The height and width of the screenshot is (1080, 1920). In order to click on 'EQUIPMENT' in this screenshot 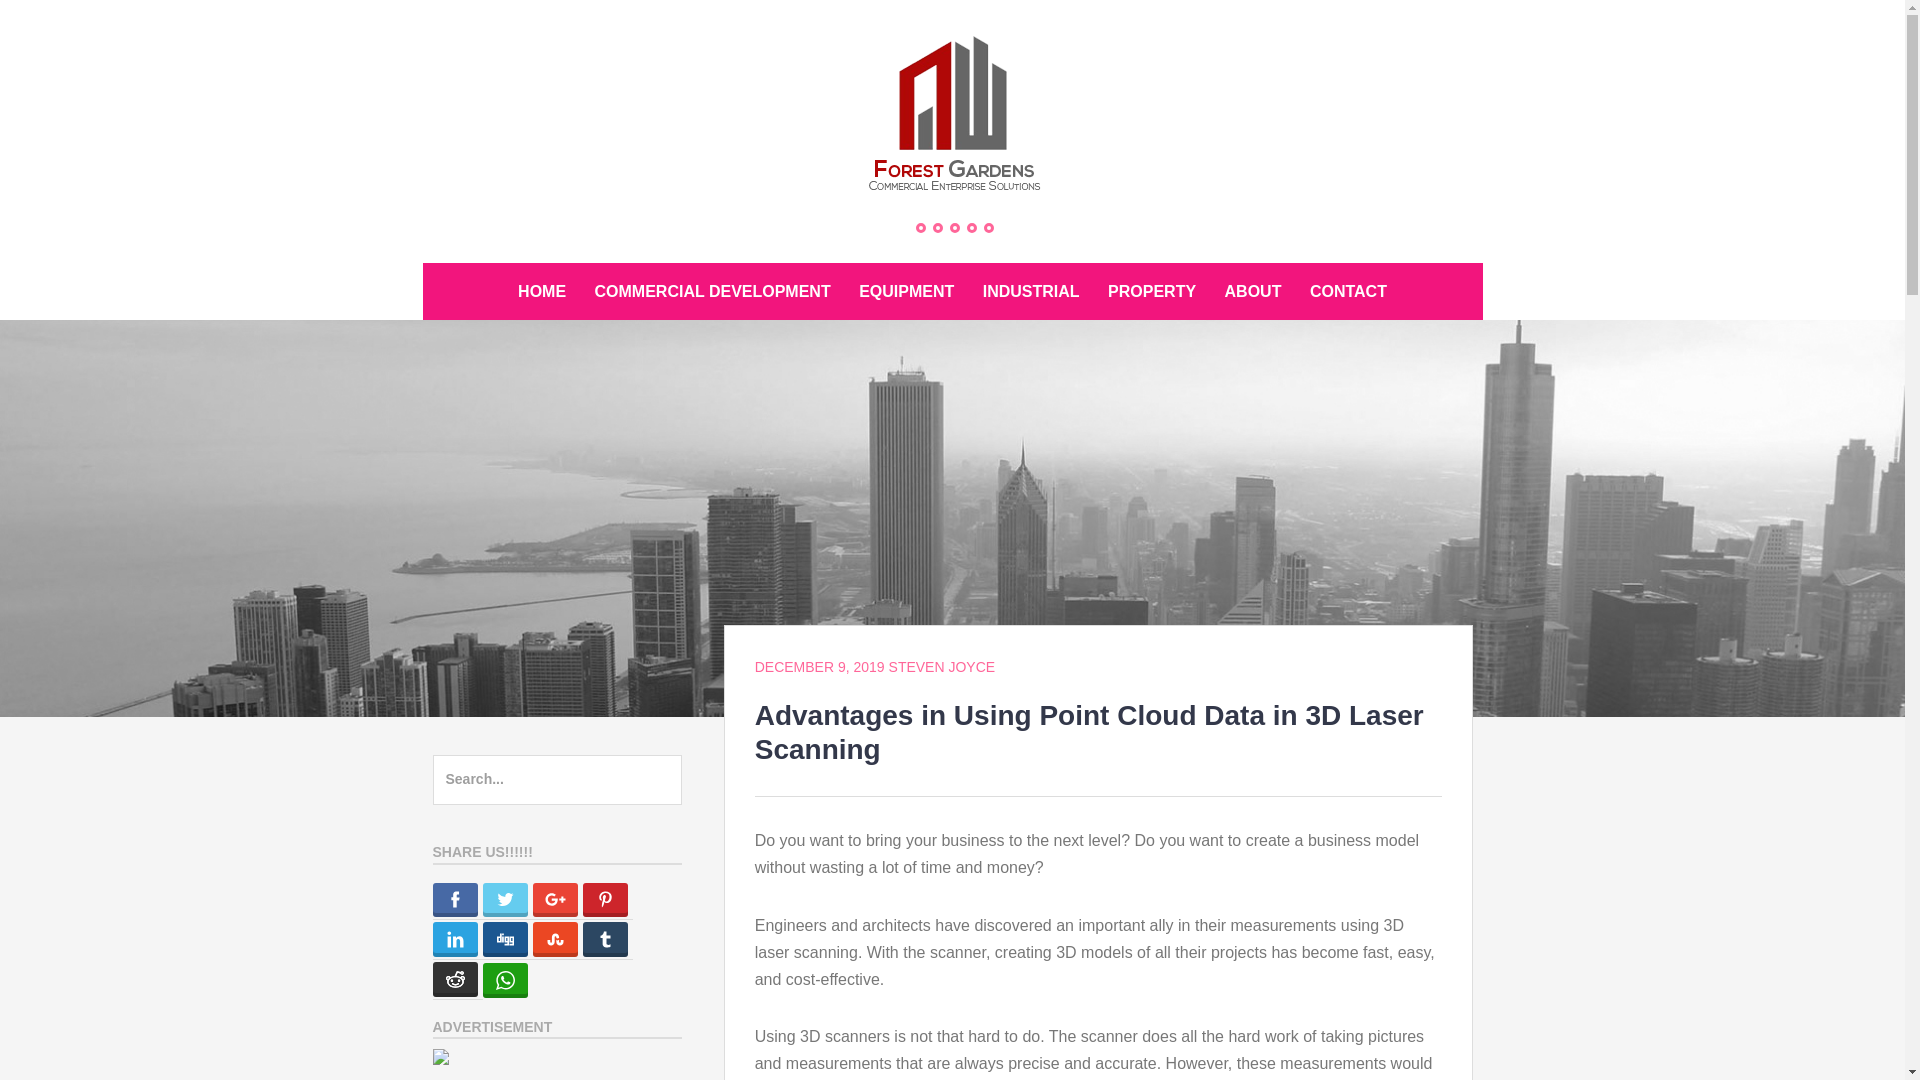, I will do `click(905, 291)`.